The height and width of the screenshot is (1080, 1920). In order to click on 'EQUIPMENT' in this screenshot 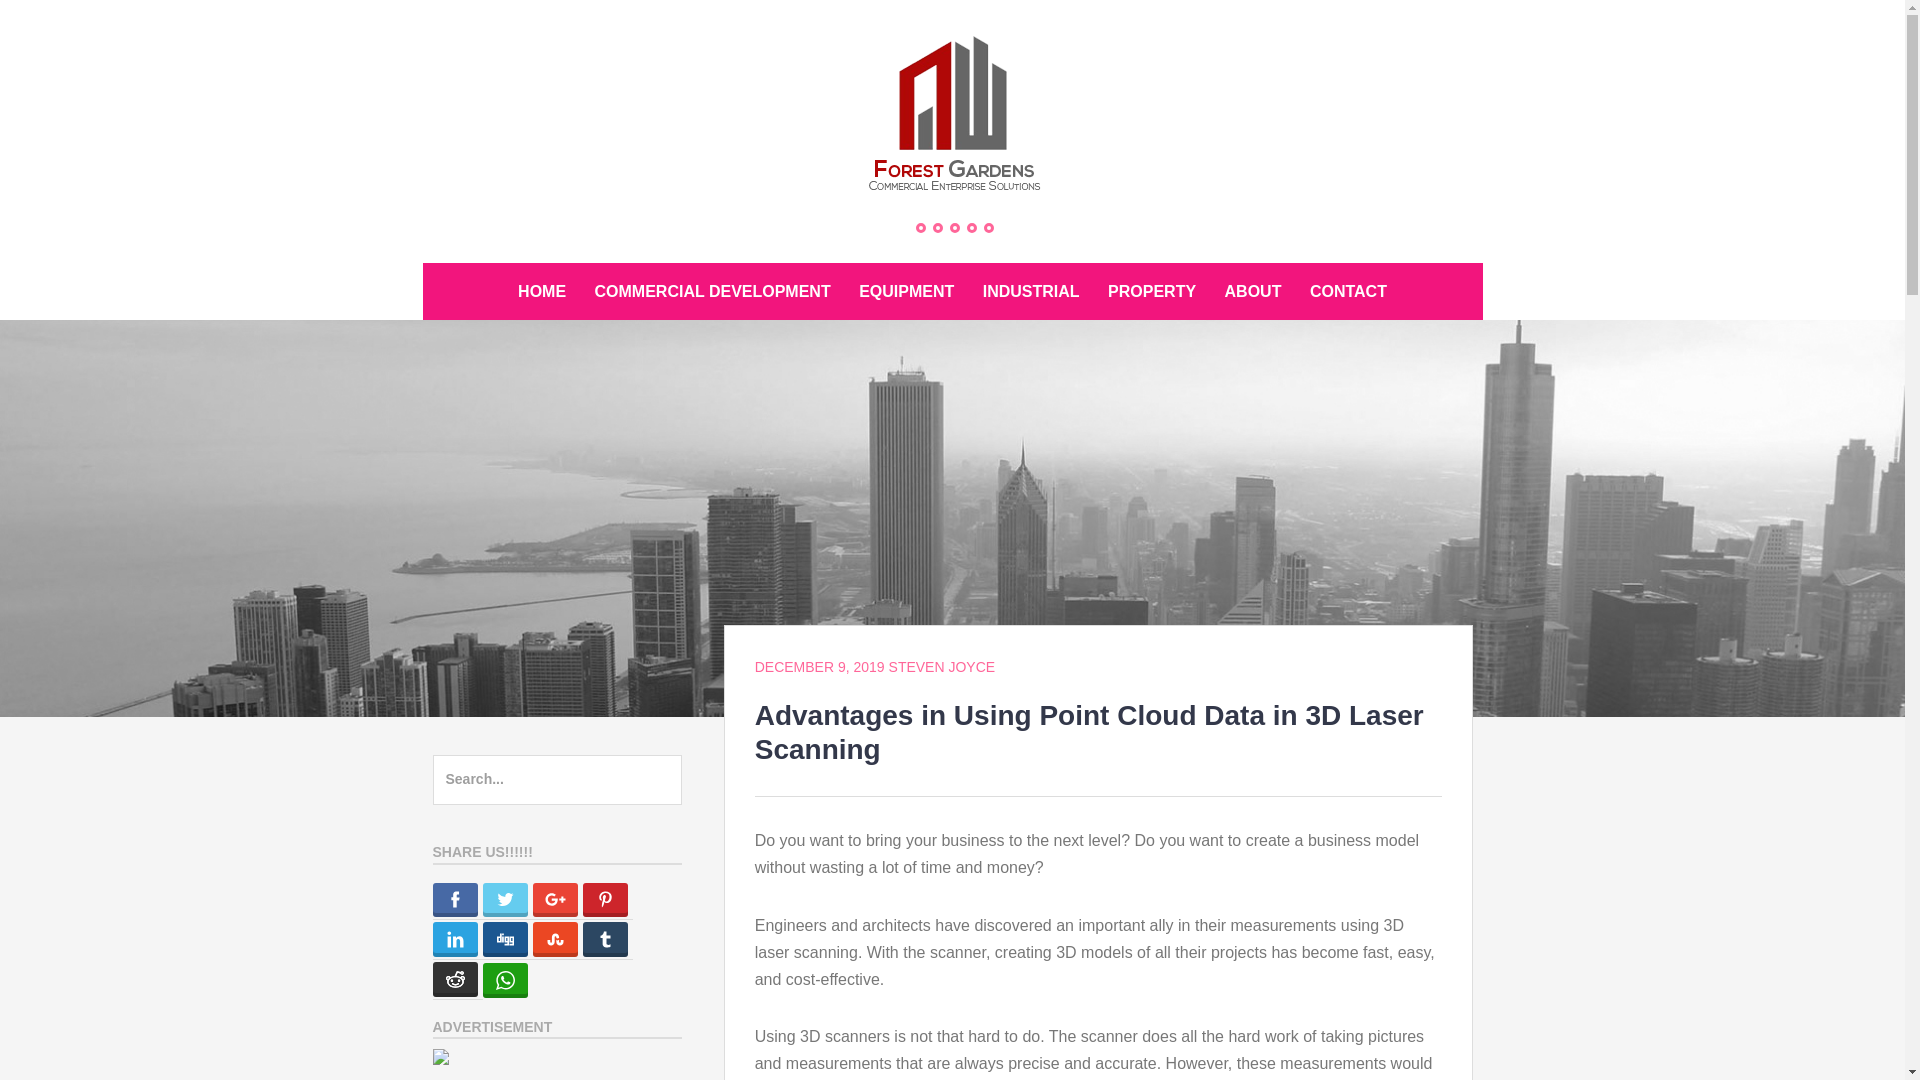, I will do `click(905, 291)`.